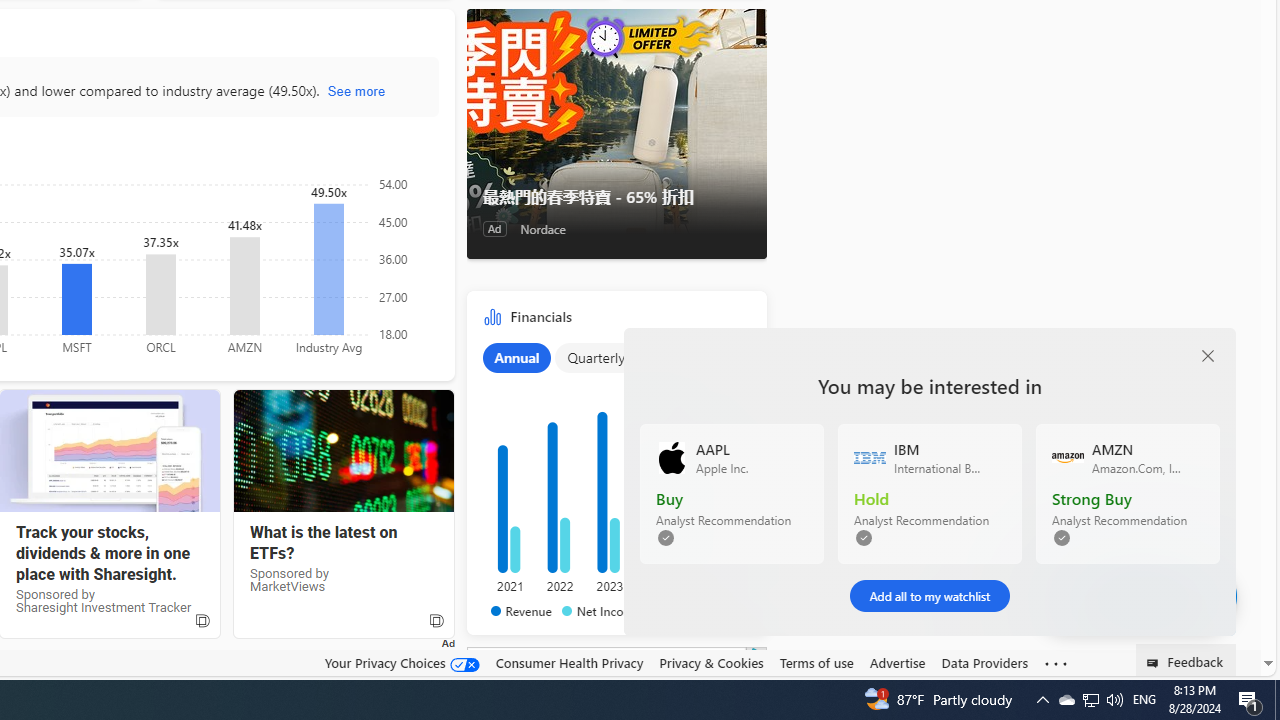  Describe the element at coordinates (568, 662) in the screenshot. I see `'Consumer Health Privacy'` at that location.